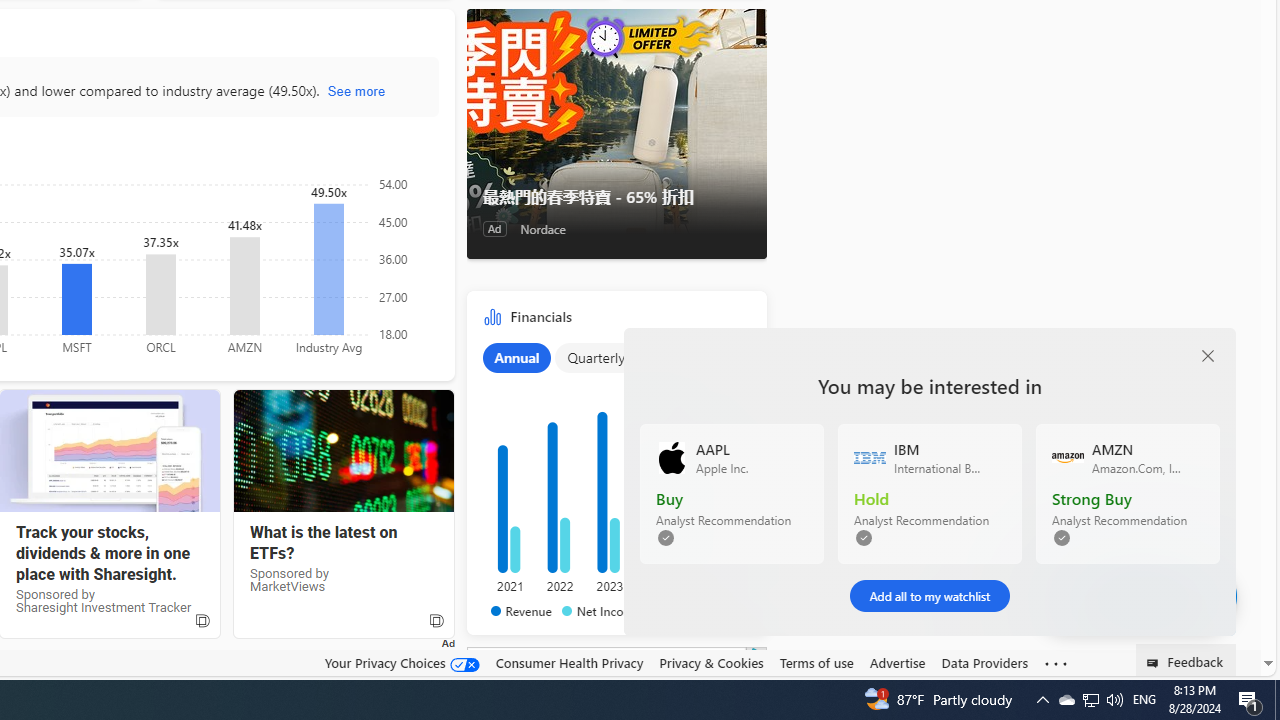  Describe the element at coordinates (568, 662) in the screenshot. I see `'Consumer Health Privacy'` at that location.